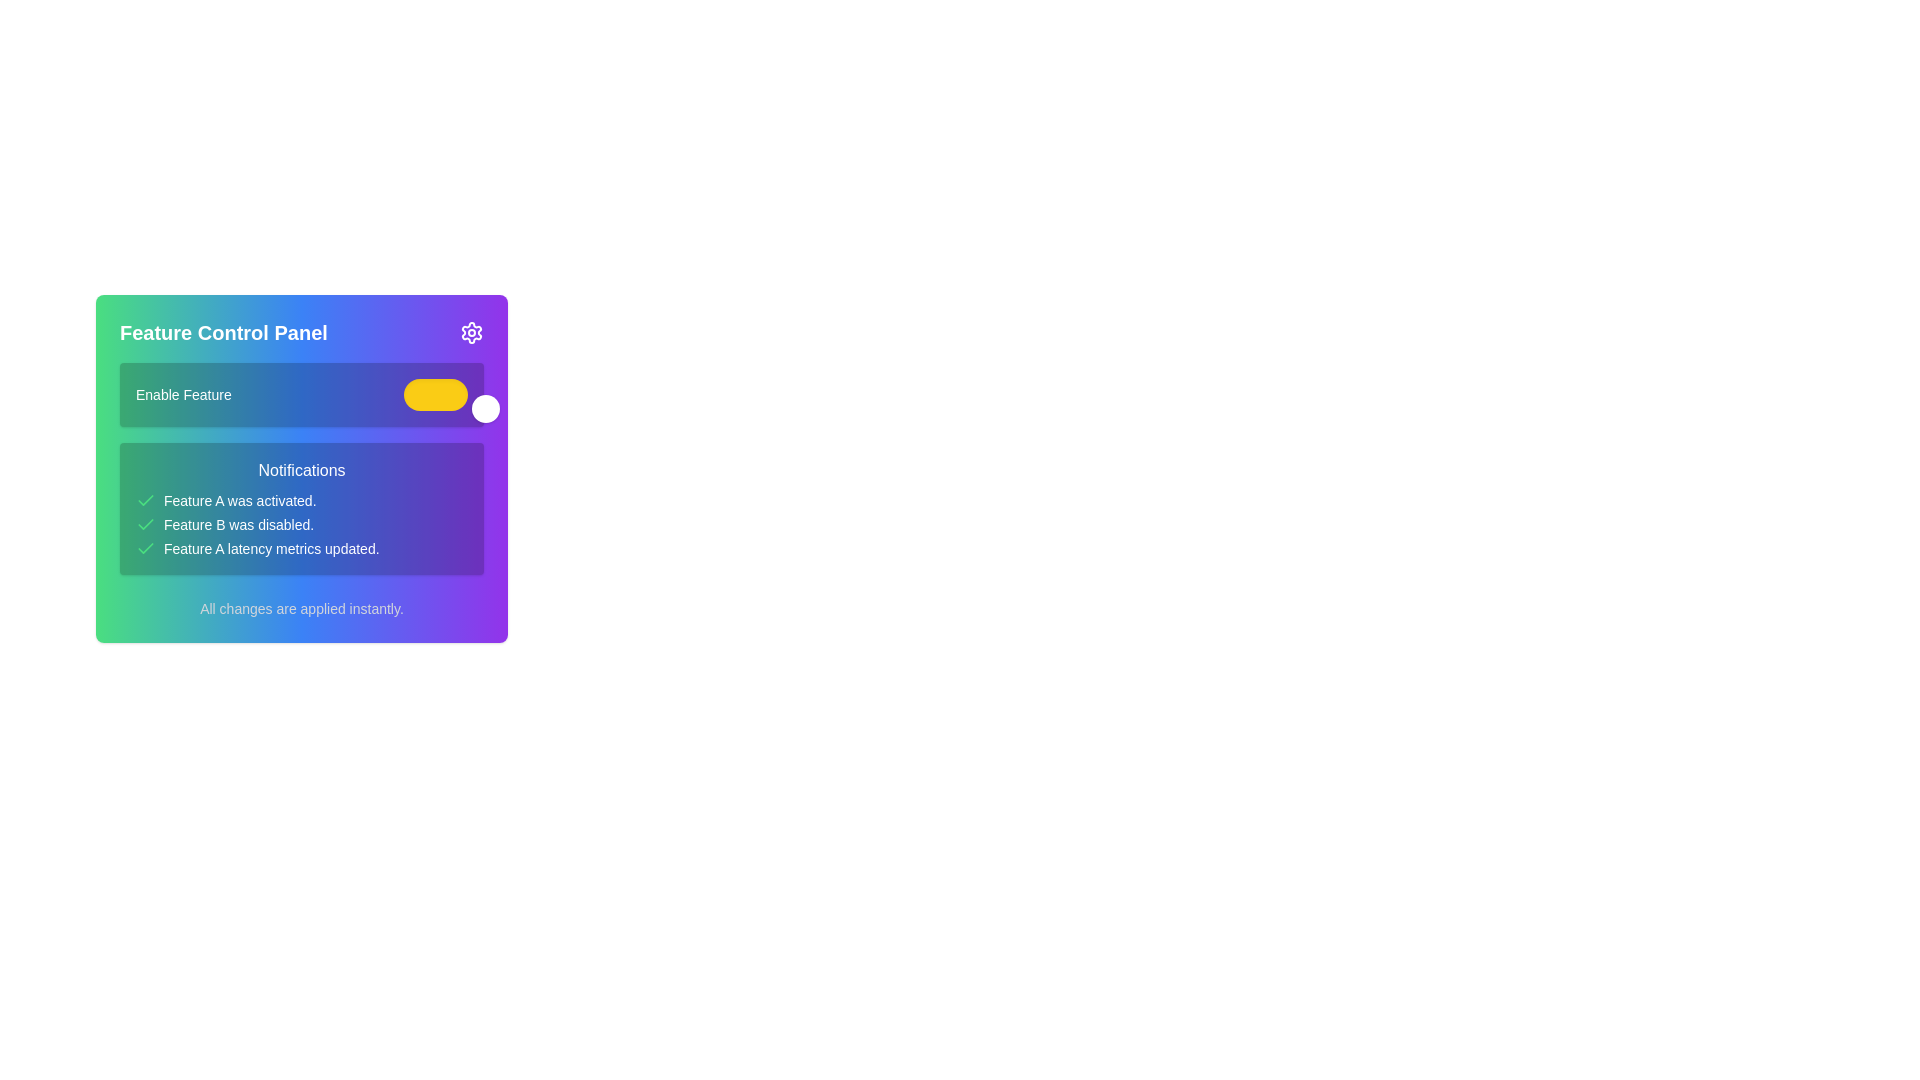 This screenshot has height=1080, width=1920. I want to click on the Settings Icon located at the top-right corner of the Feature Control Panel, so click(470, 331).